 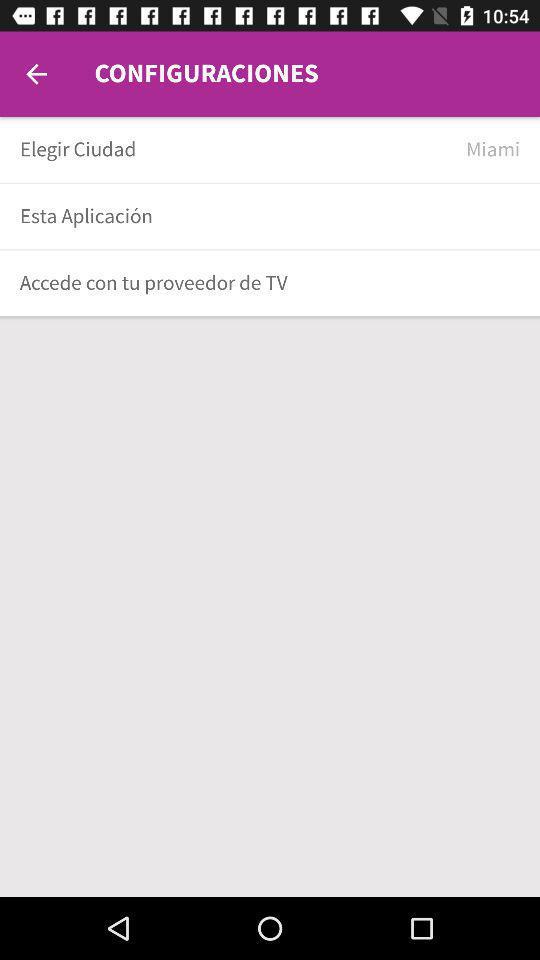 I want to click on the item next to elegir ciudad item, so click(x=492, y=148).